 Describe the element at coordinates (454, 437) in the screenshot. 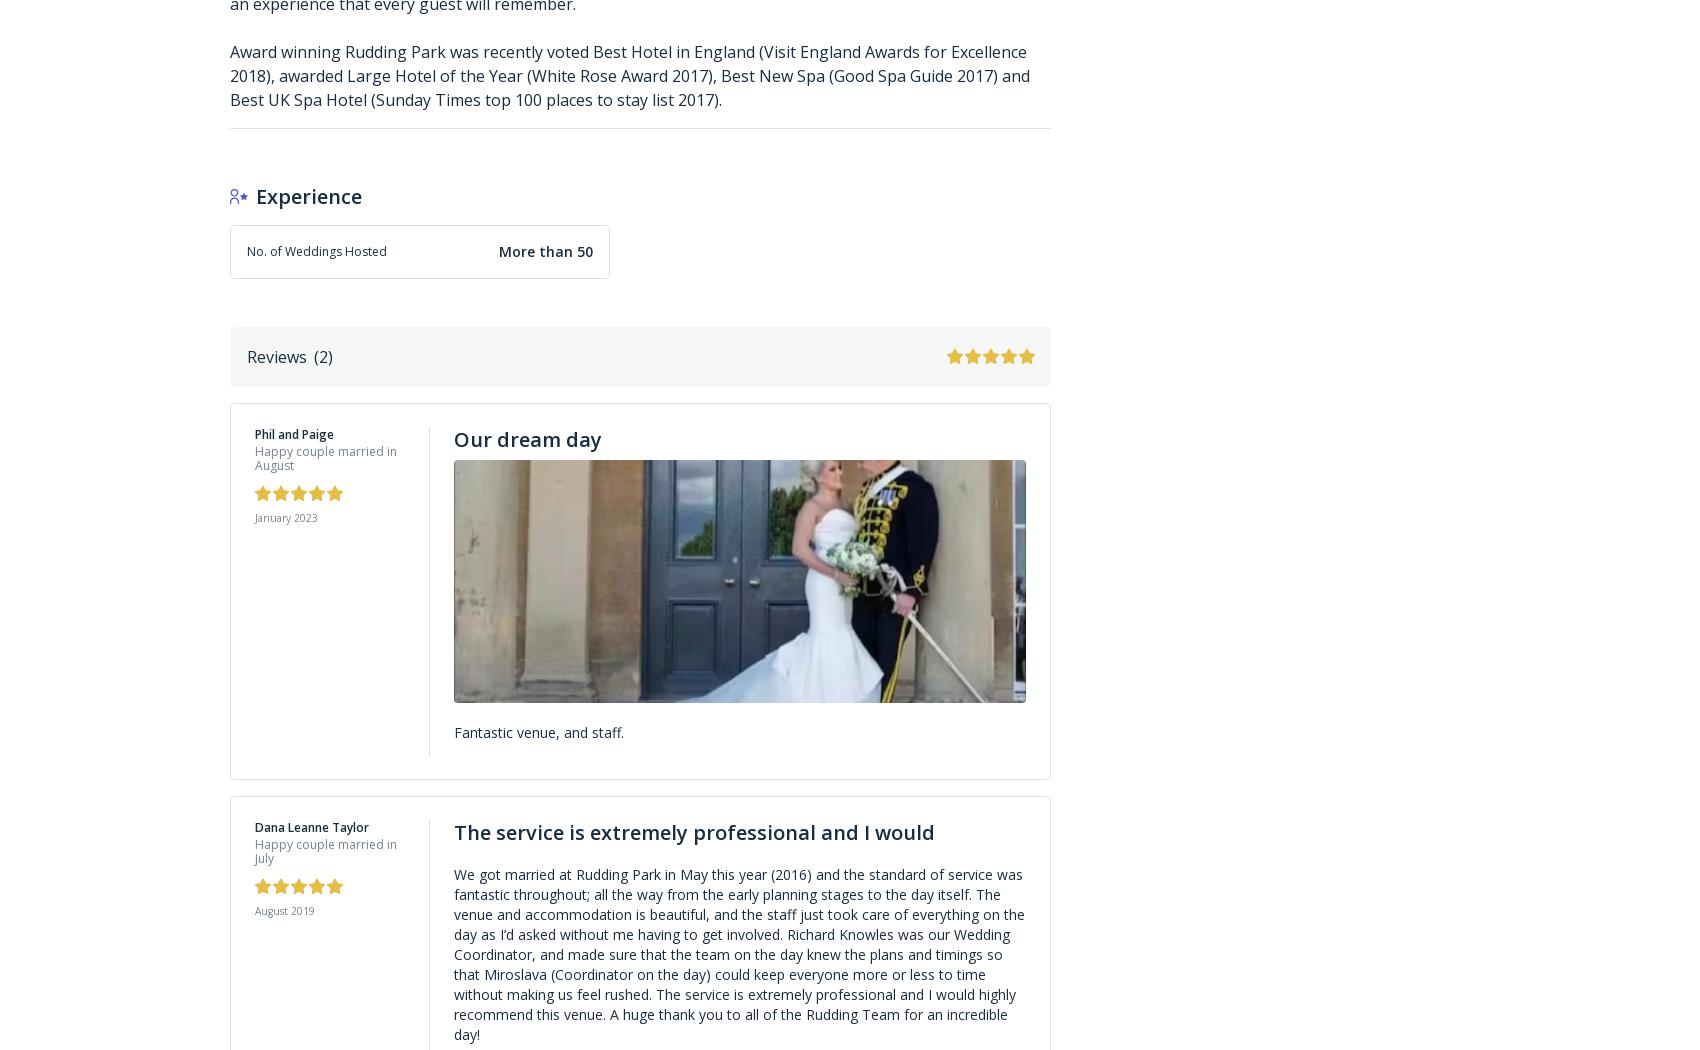

I see `'Our dream day'` at that location.